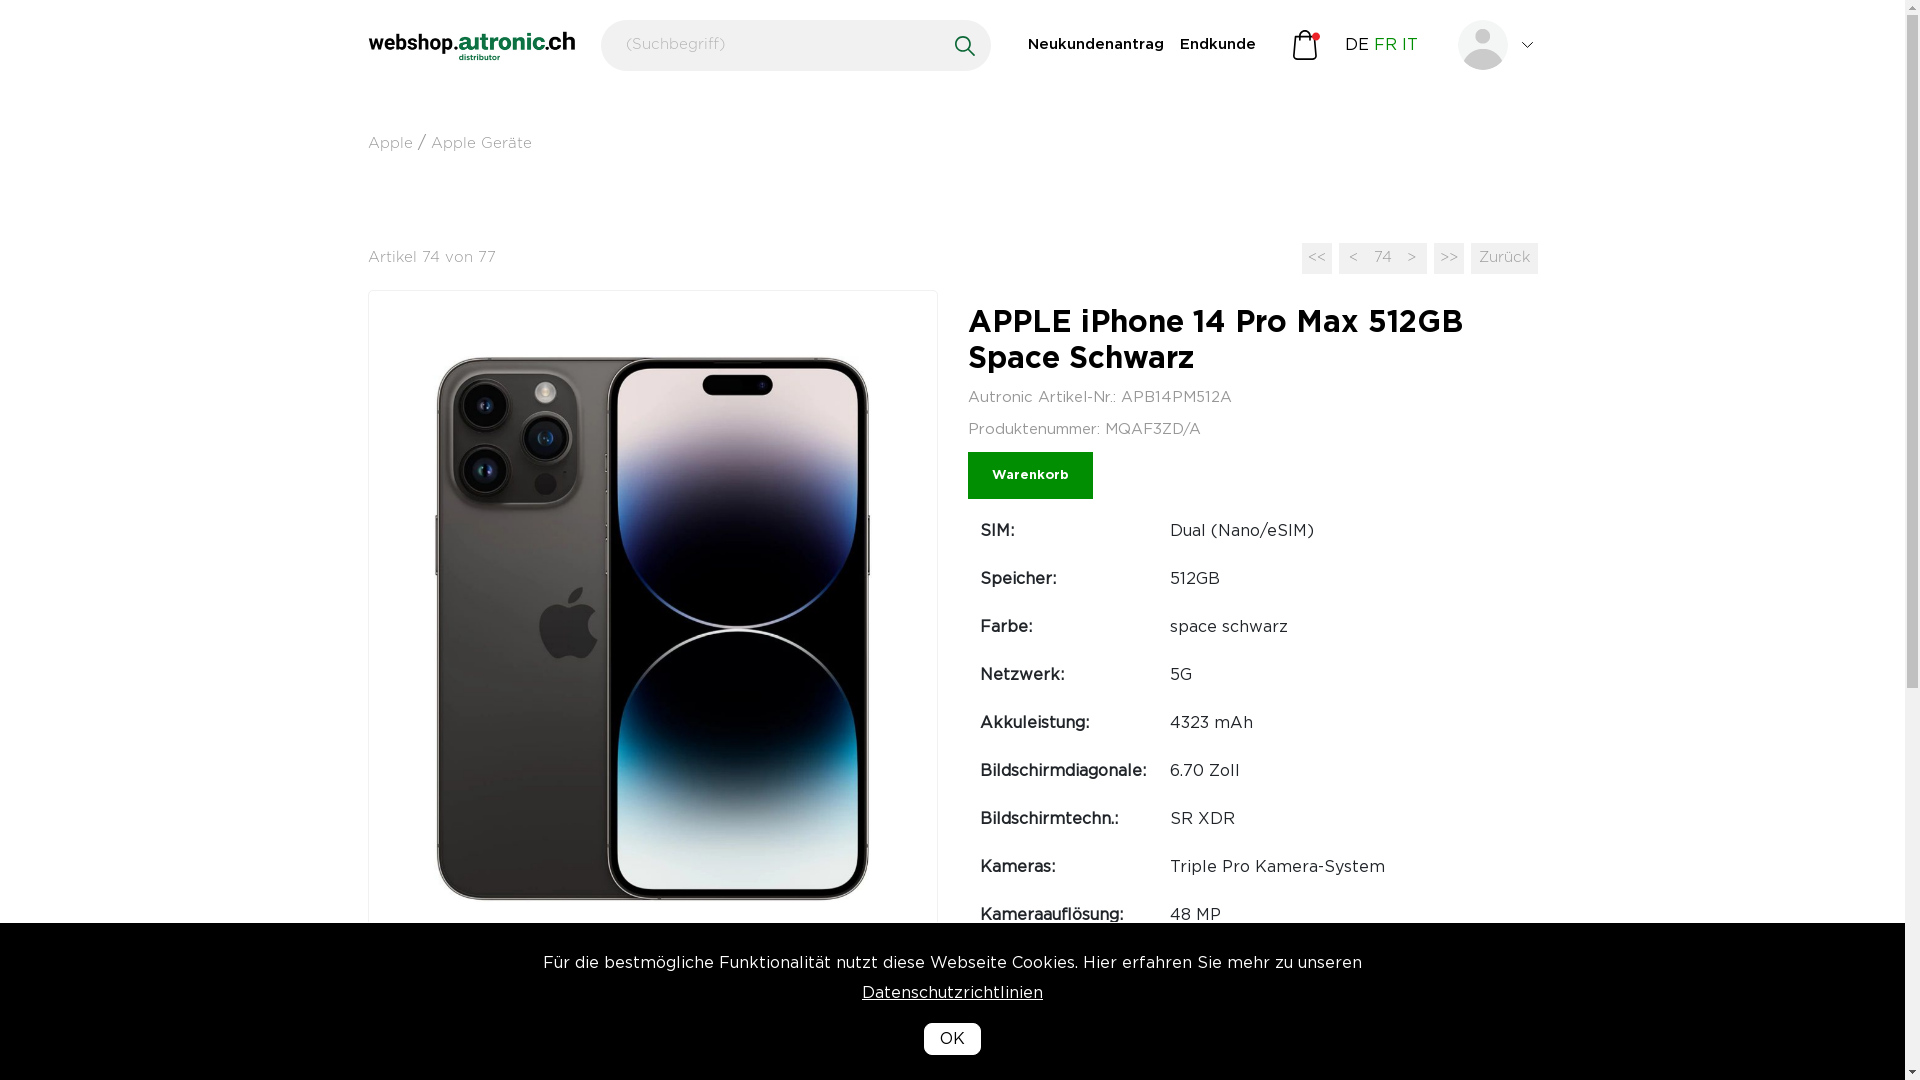 This screenshot has width=1920, height=1080. What do you see at coordinates (951, 1023) in the screenshot?
I see `'Datenschutzrichtlinien'` at bounding box center [951, 1023].